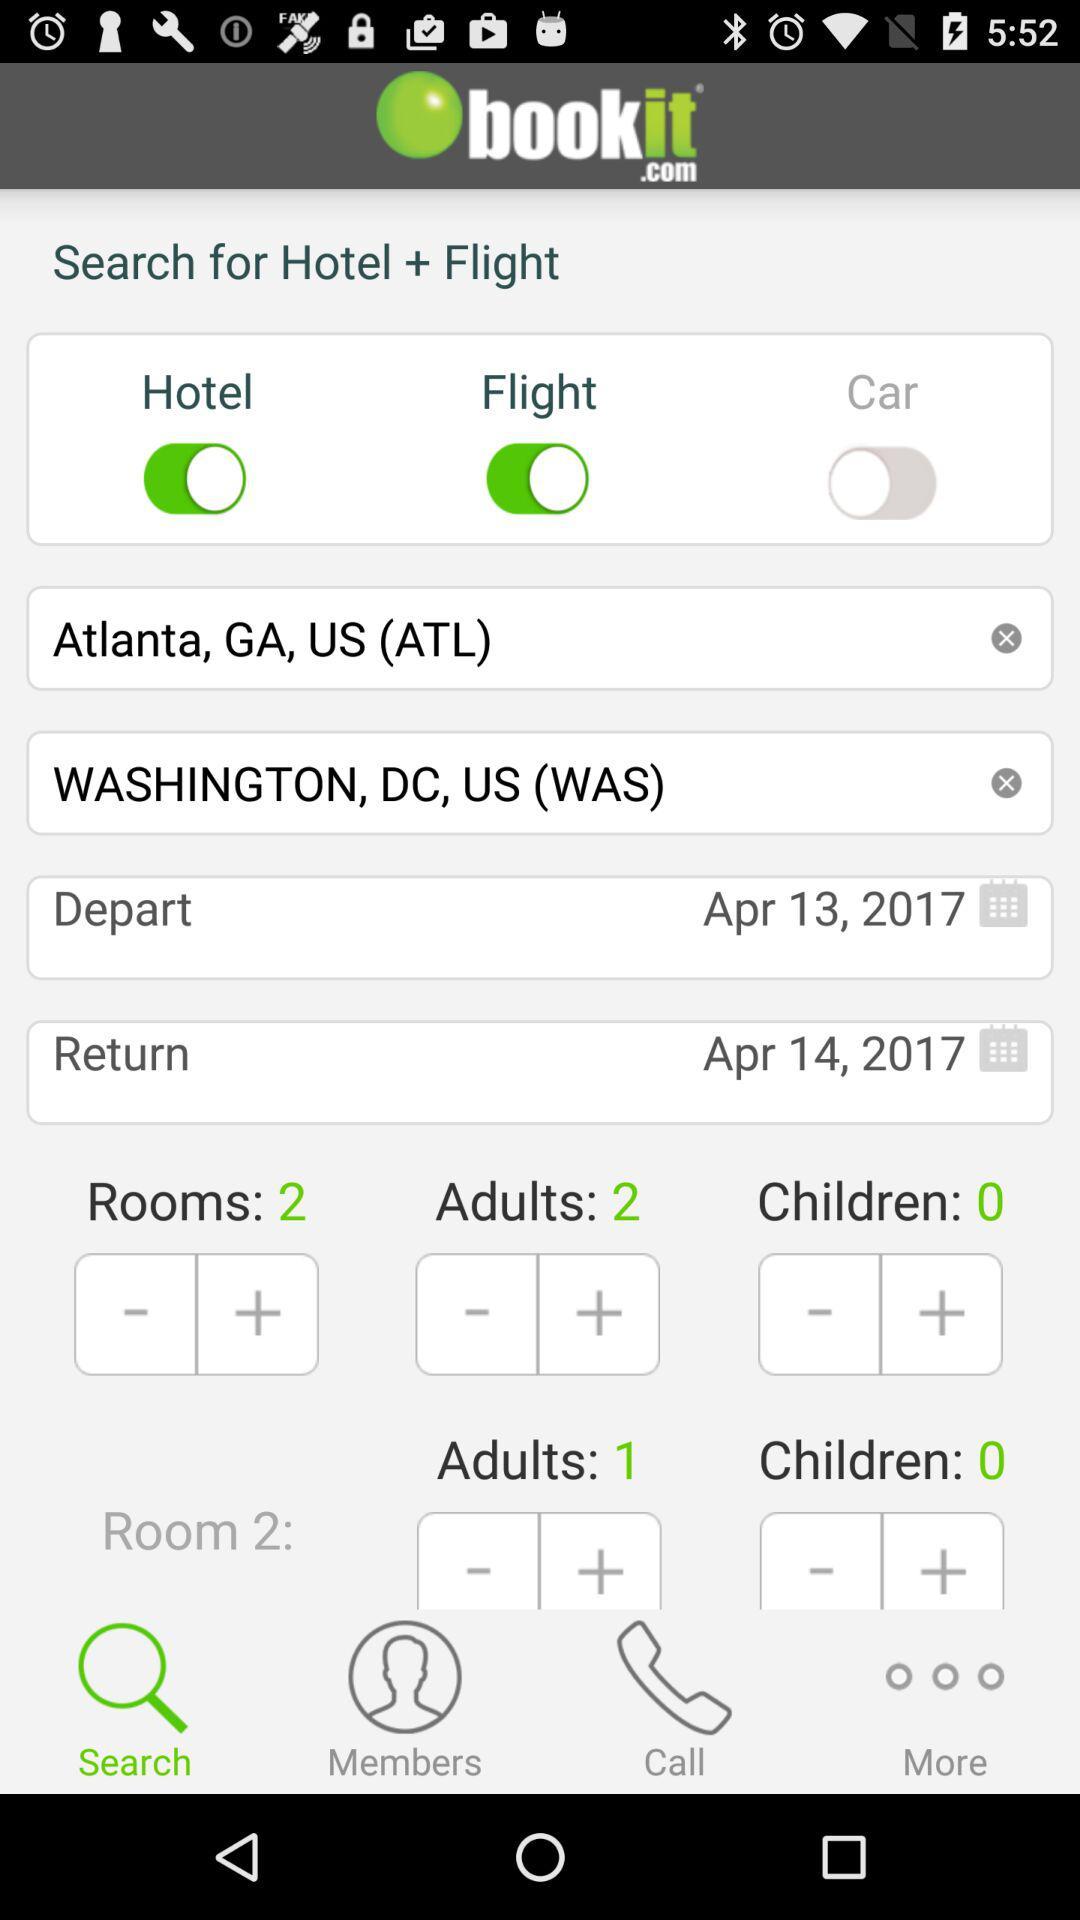 The image size is (1080, 1920). What do you see at coordinates (941, 1405) in the screenshot?
I see `the add icon` at bounding box center [941, 1405].